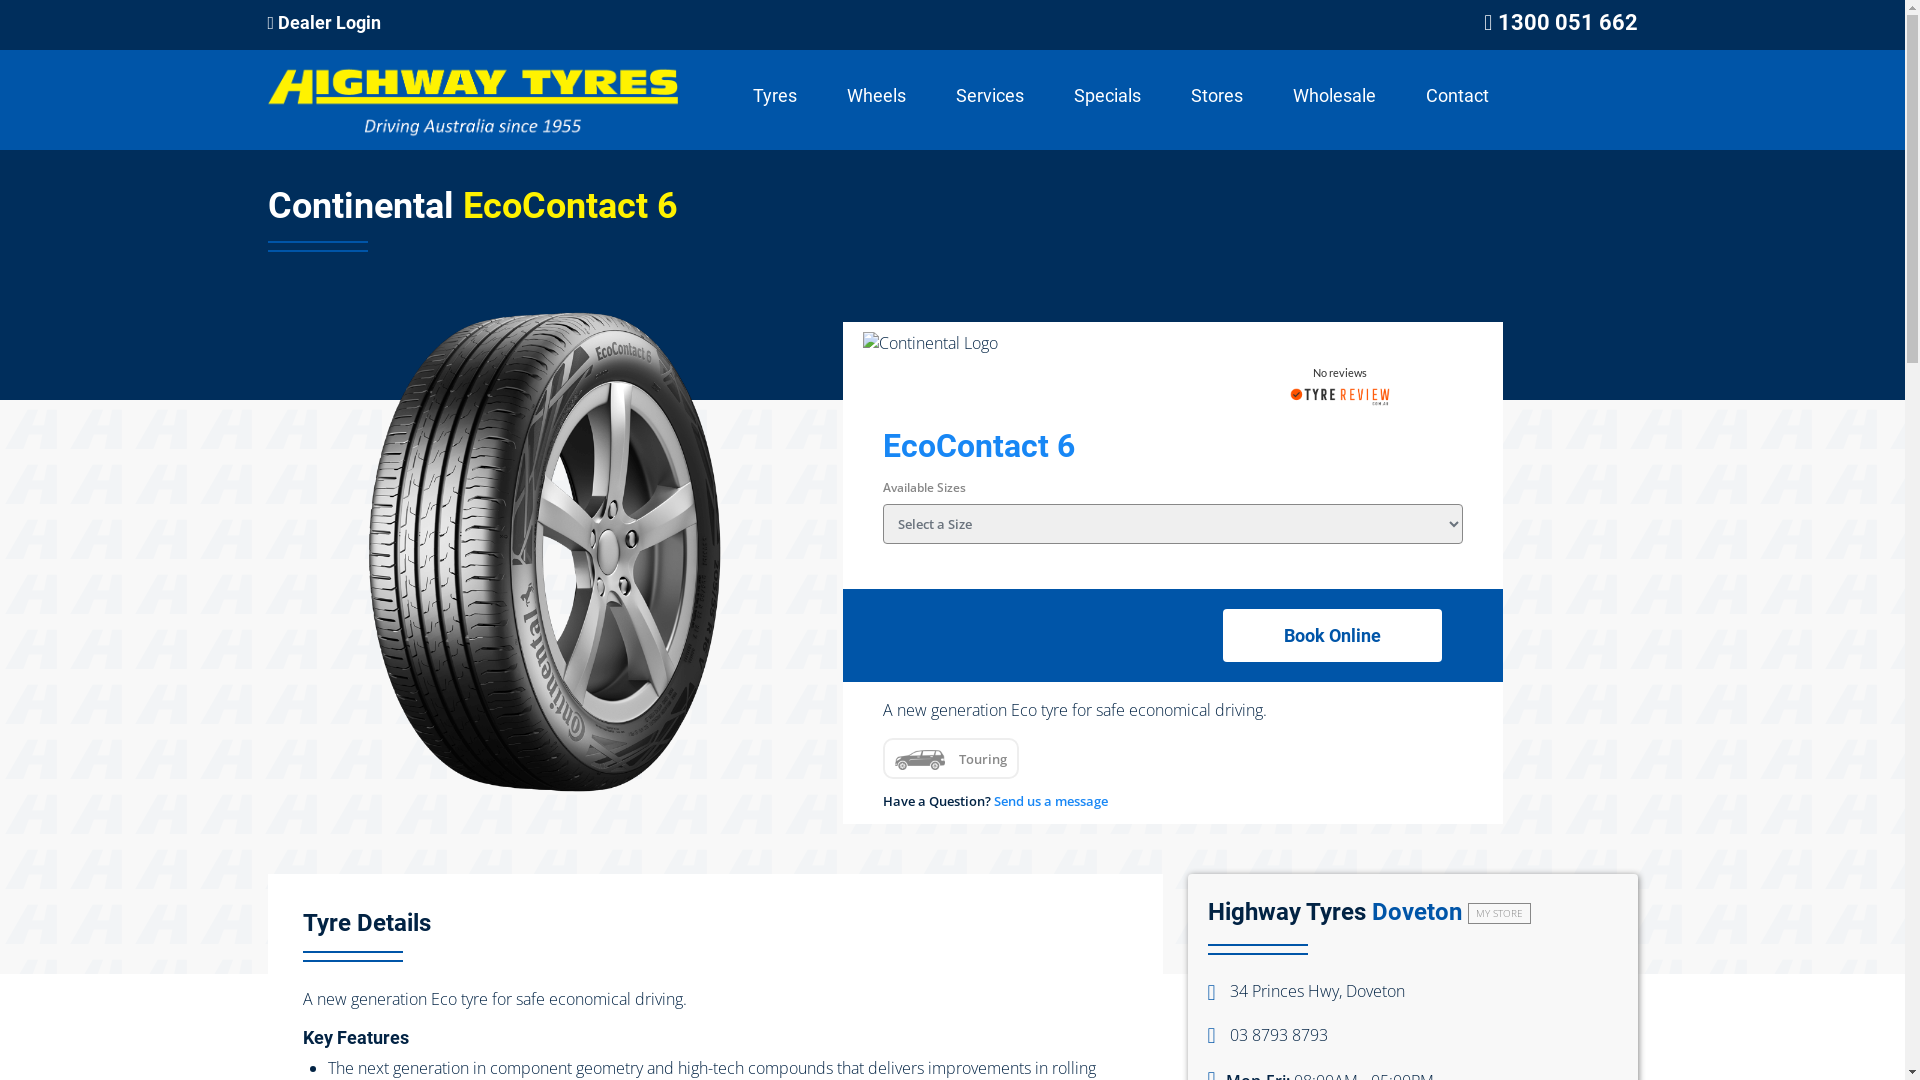 The image size is (1920, 1080). What do you see at coordinates (954, 95) in the screenshot?
I see `'Services'` at bounding box center [954, 95].